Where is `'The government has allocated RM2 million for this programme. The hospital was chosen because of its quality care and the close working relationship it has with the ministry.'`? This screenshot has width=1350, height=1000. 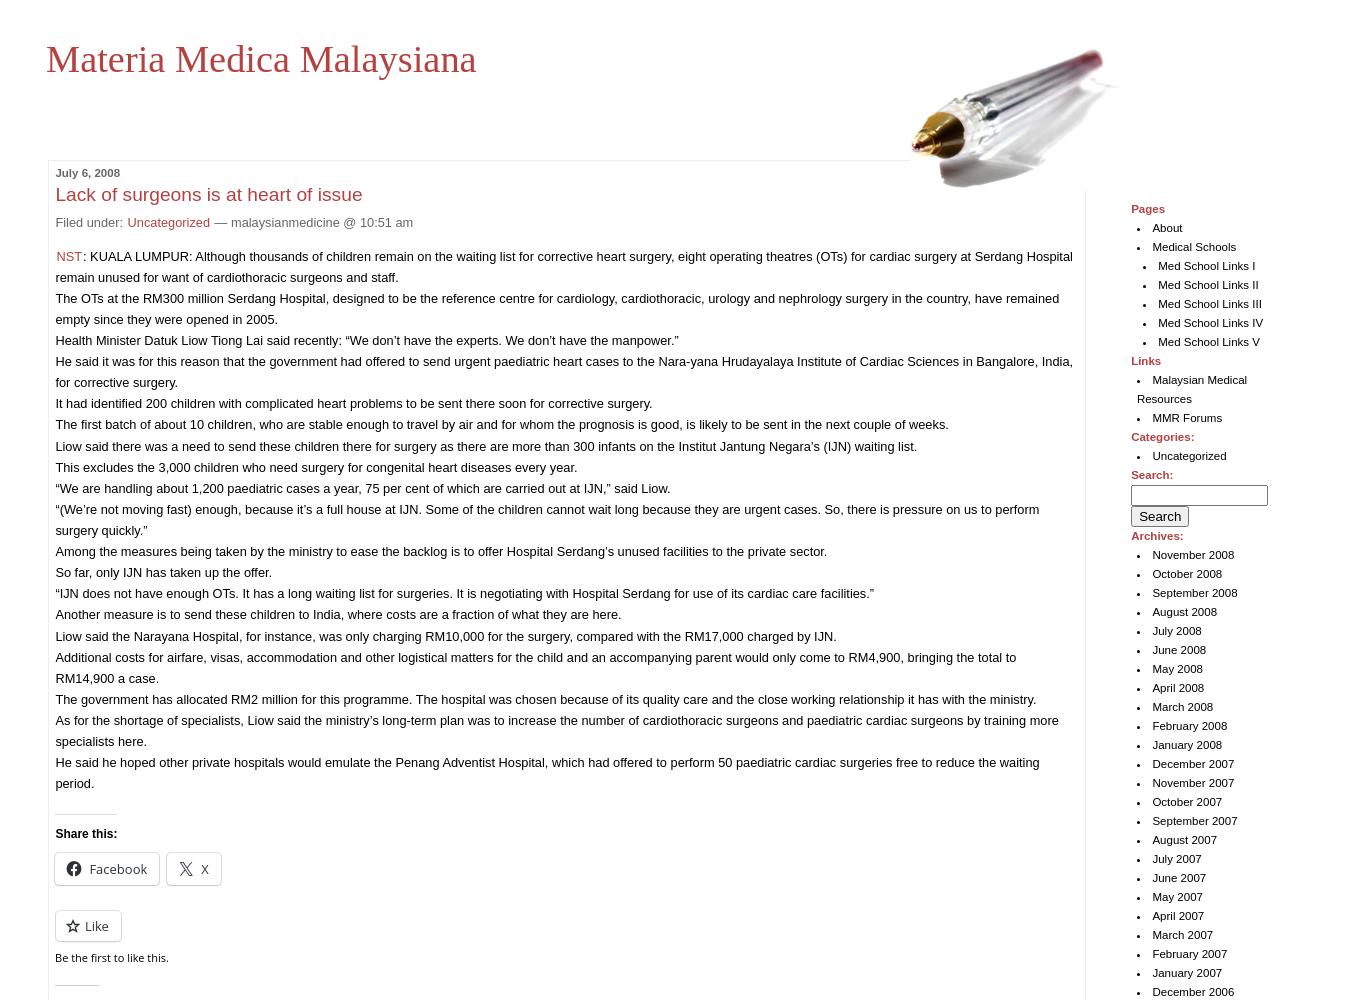 'The government has allocated RM2 million for this programme. The hospital was chosen because of its quality care and the close working relationship it has with the ministry.' is located at coordinates (544, 697).